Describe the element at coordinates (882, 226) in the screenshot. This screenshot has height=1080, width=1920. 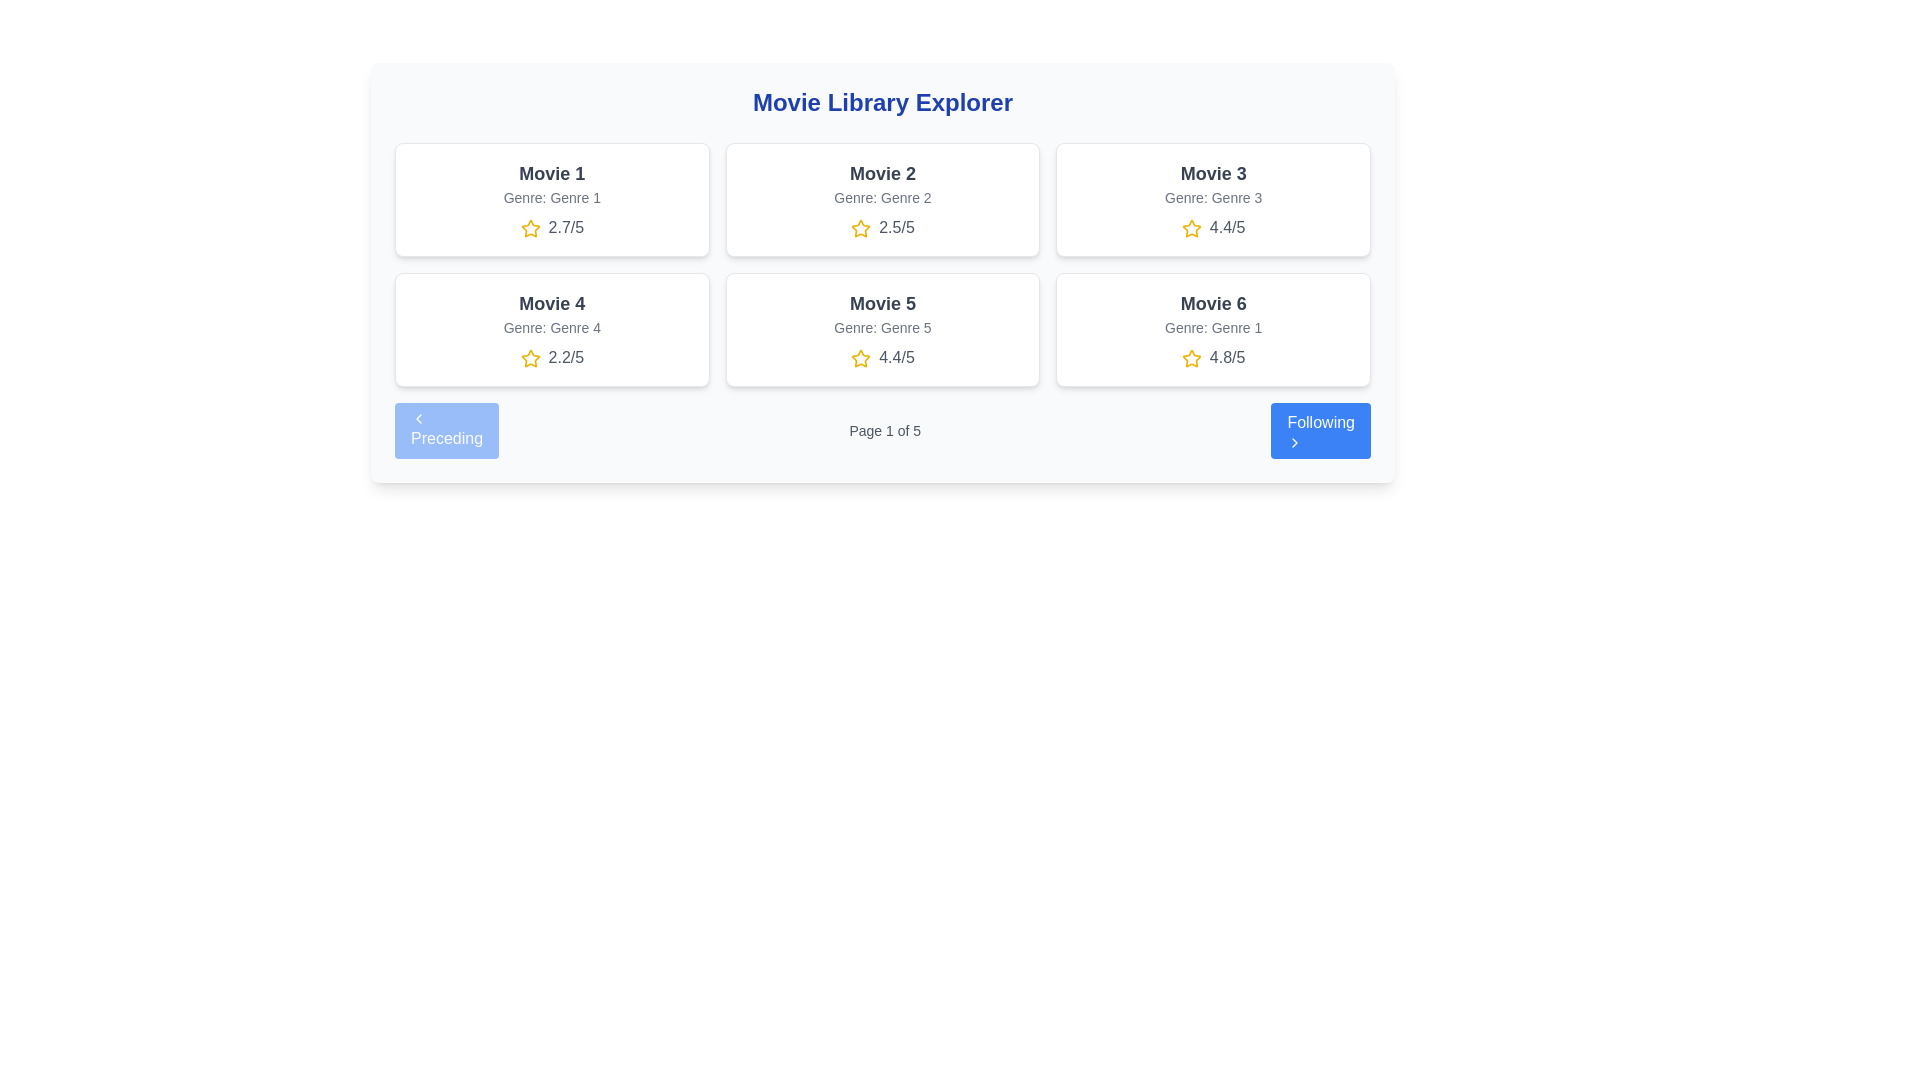
I see `the average rating text label paired with a yellow star icon for 'Movie 2' in the 'Movie Library Explorer' layout` at that location.